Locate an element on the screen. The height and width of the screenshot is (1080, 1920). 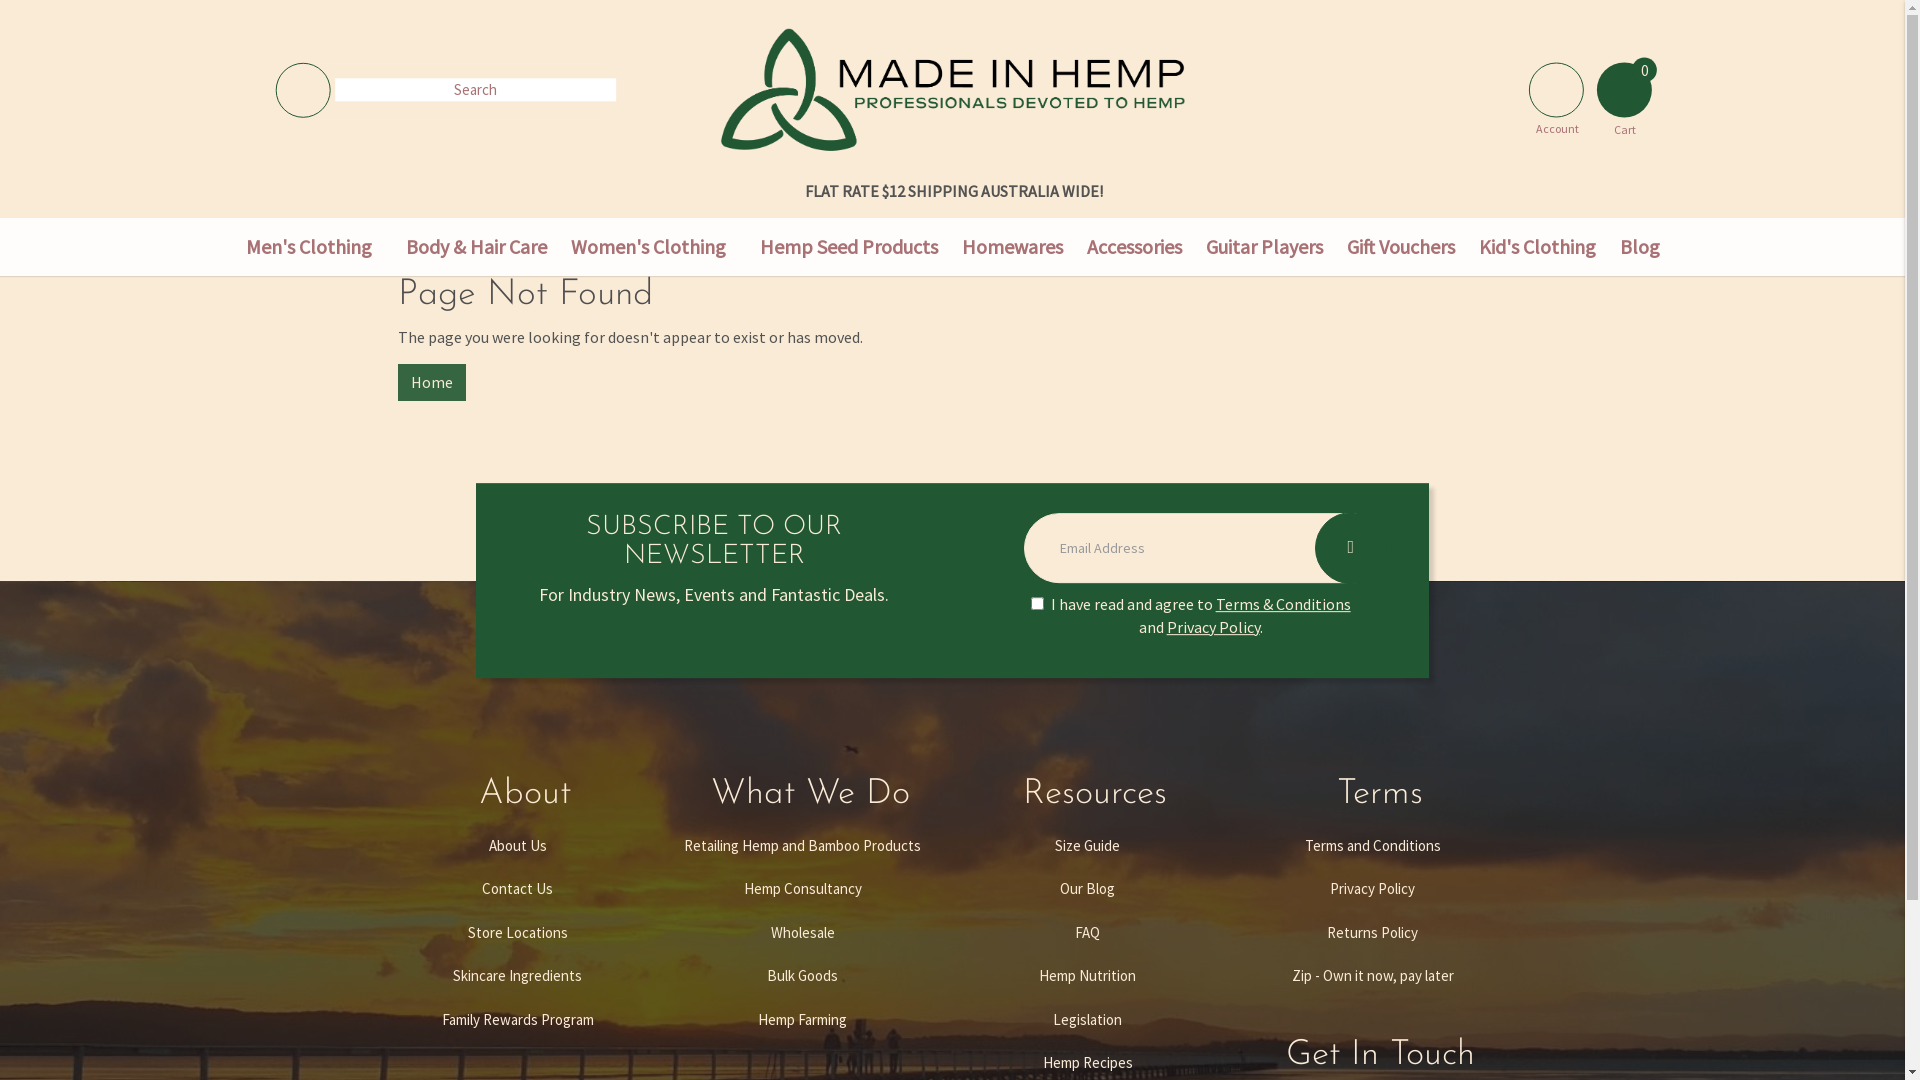
'Accessories' is located at coordinates (1133, 246).